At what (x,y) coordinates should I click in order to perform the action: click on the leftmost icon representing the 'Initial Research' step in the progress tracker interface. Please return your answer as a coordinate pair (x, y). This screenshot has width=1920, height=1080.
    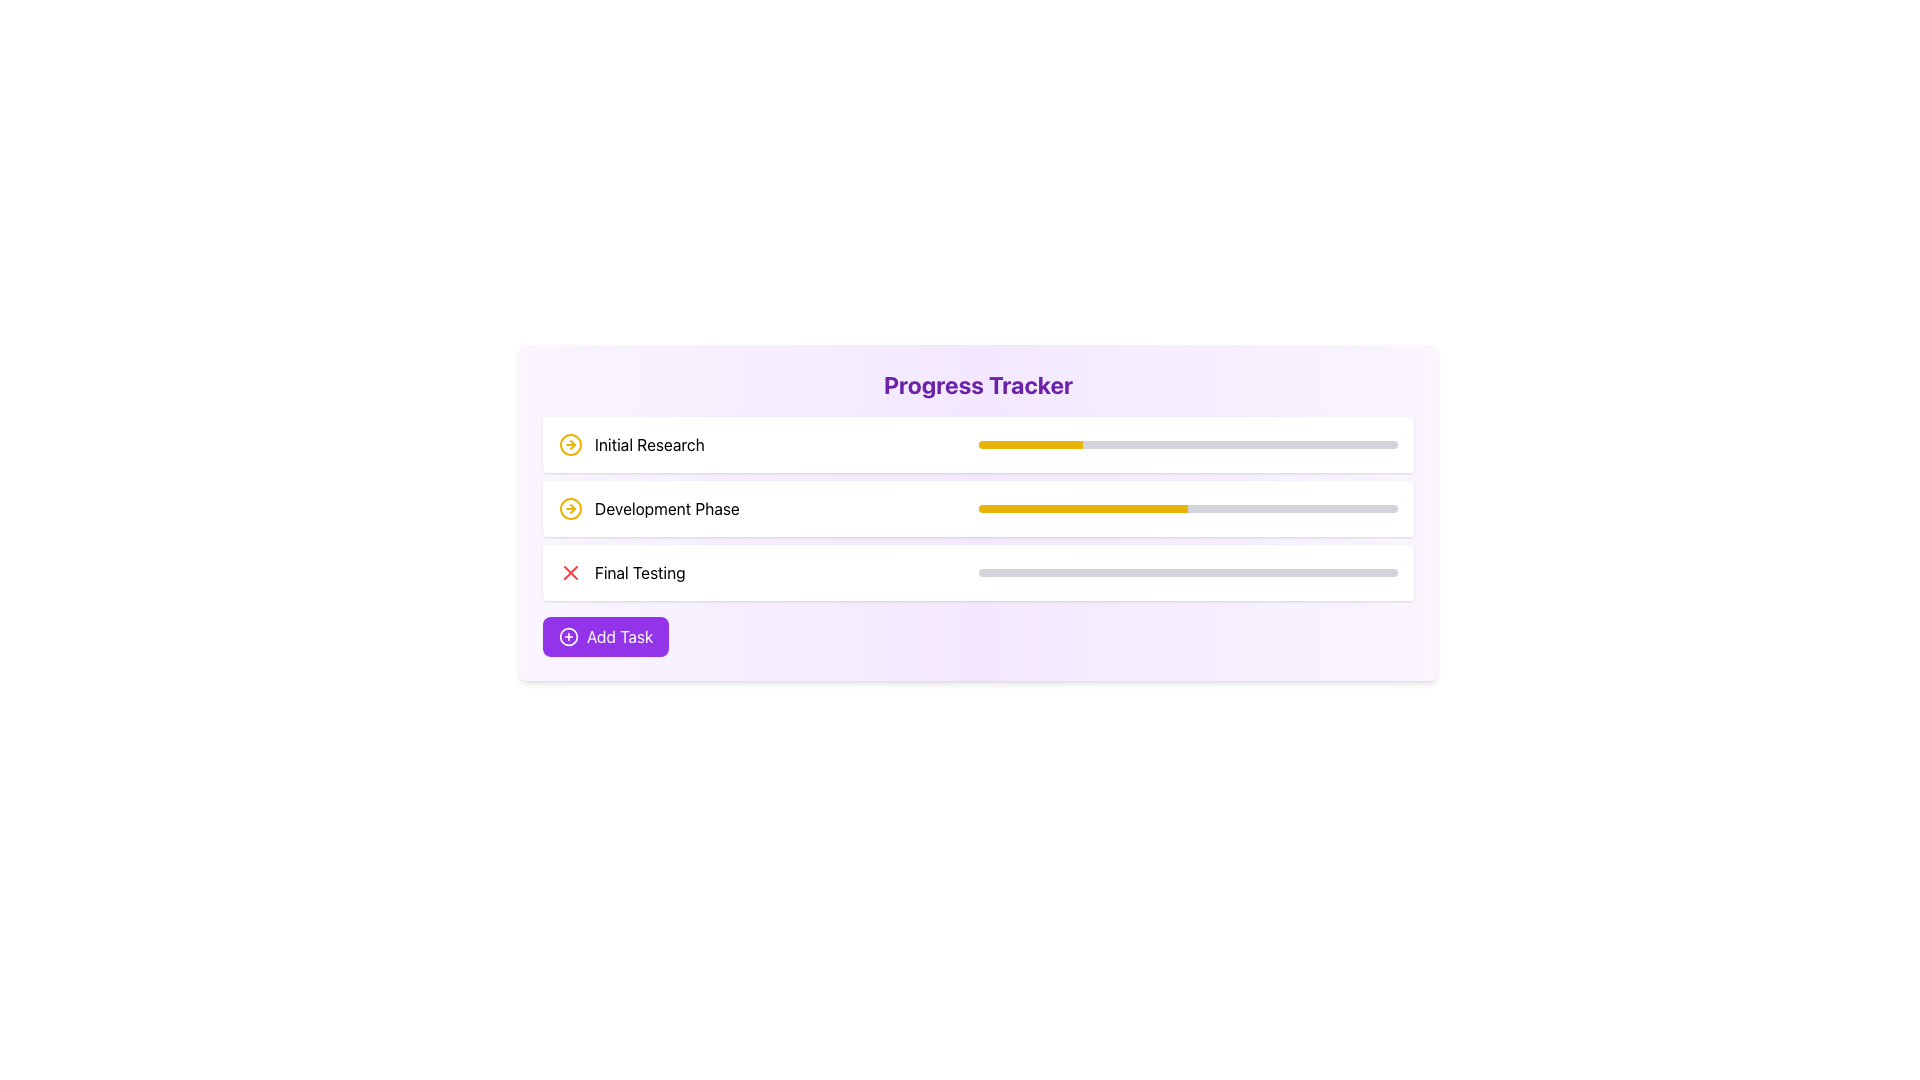
    Looking at the image, I should click on (570, 443).